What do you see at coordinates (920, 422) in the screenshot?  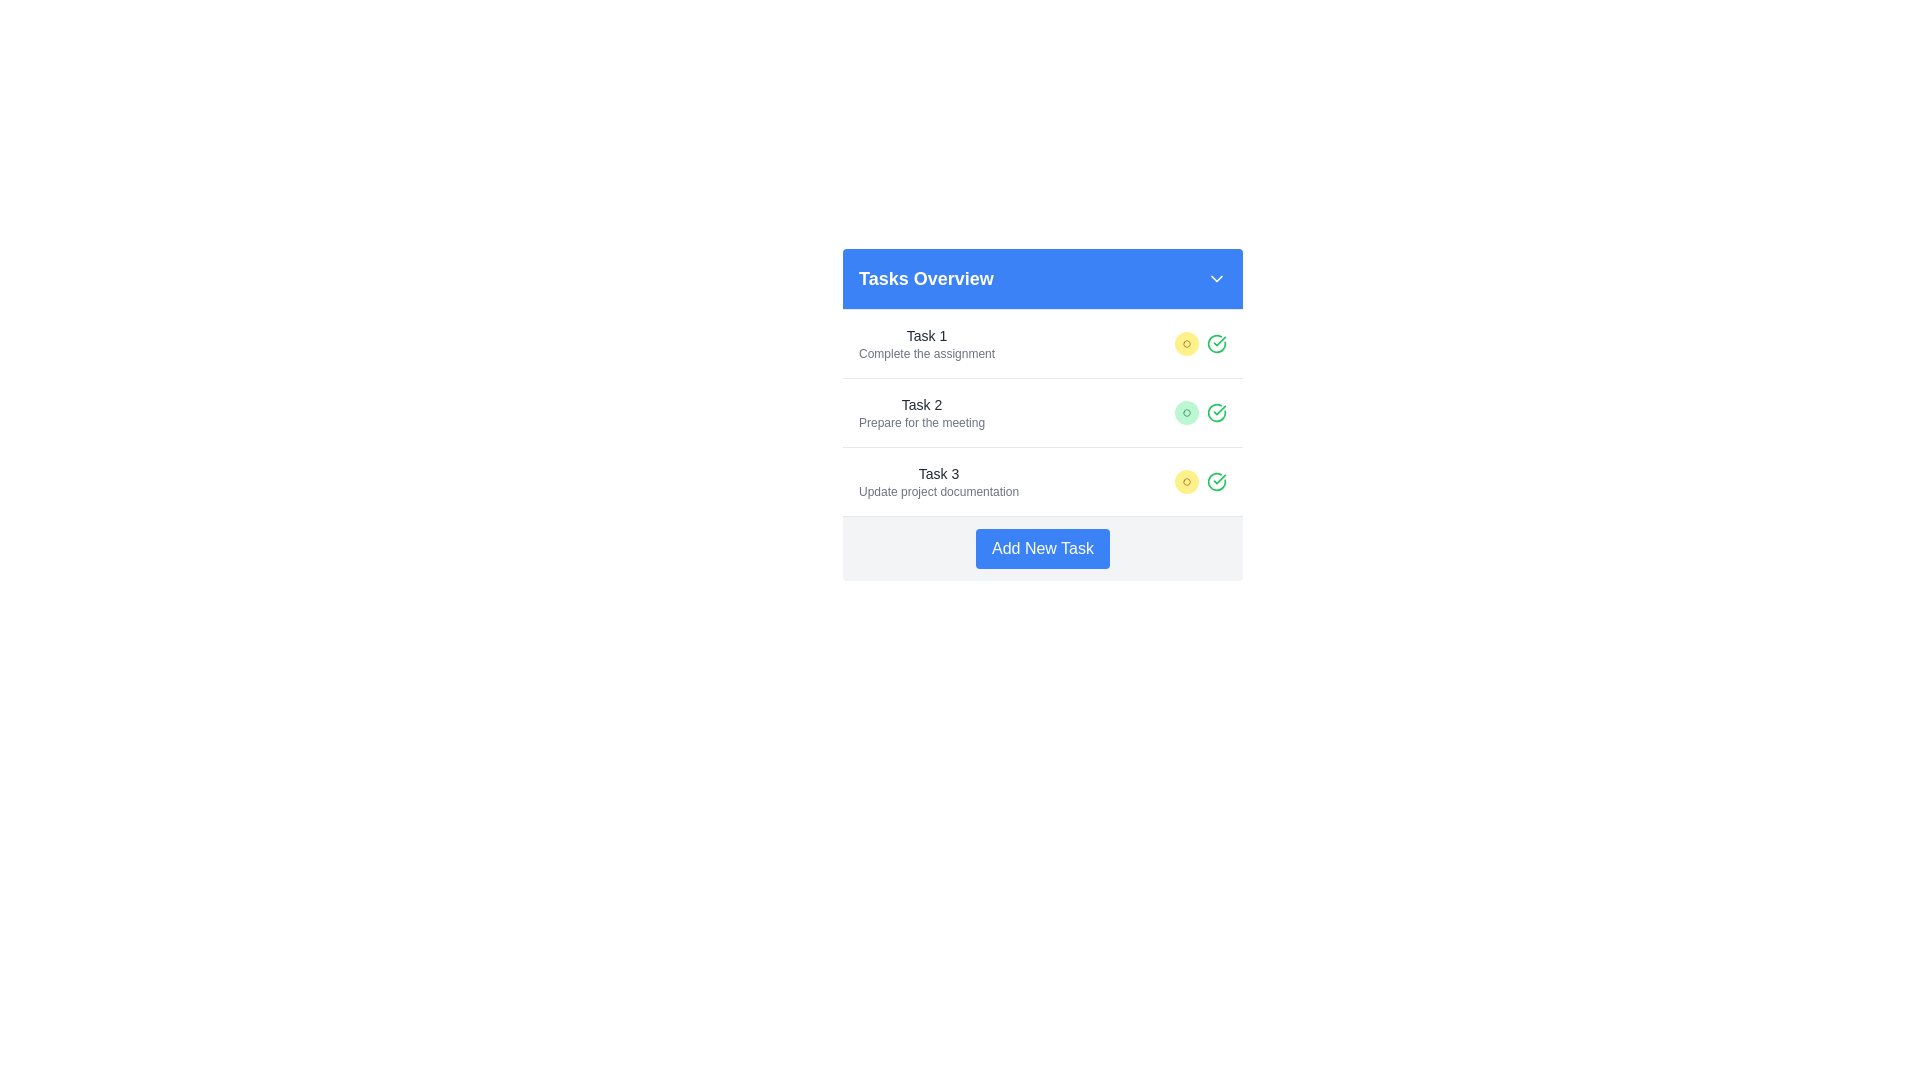 I see `the static text label providing details for 'Task 2', positioned slightly right of center and below the title` at bounding box center [920, 422].